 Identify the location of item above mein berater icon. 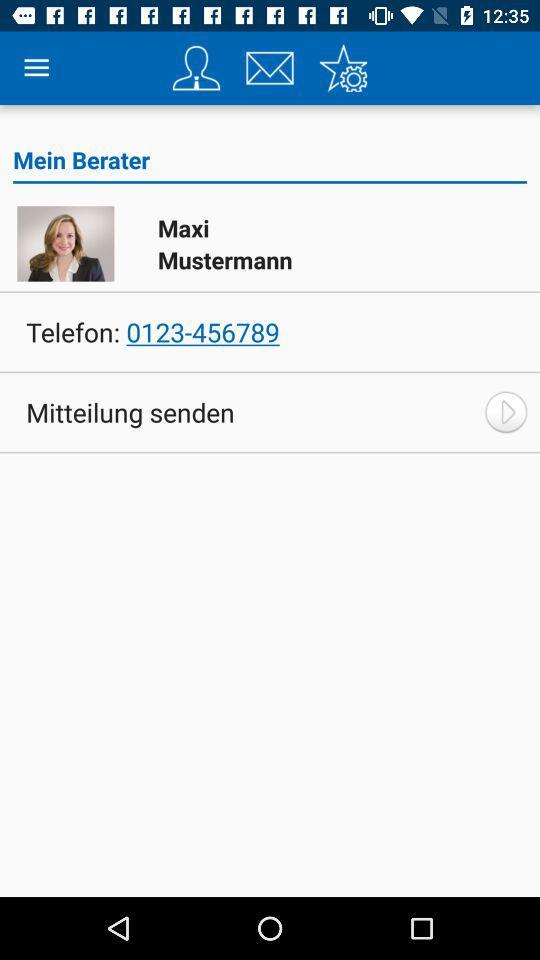
(36, 68).